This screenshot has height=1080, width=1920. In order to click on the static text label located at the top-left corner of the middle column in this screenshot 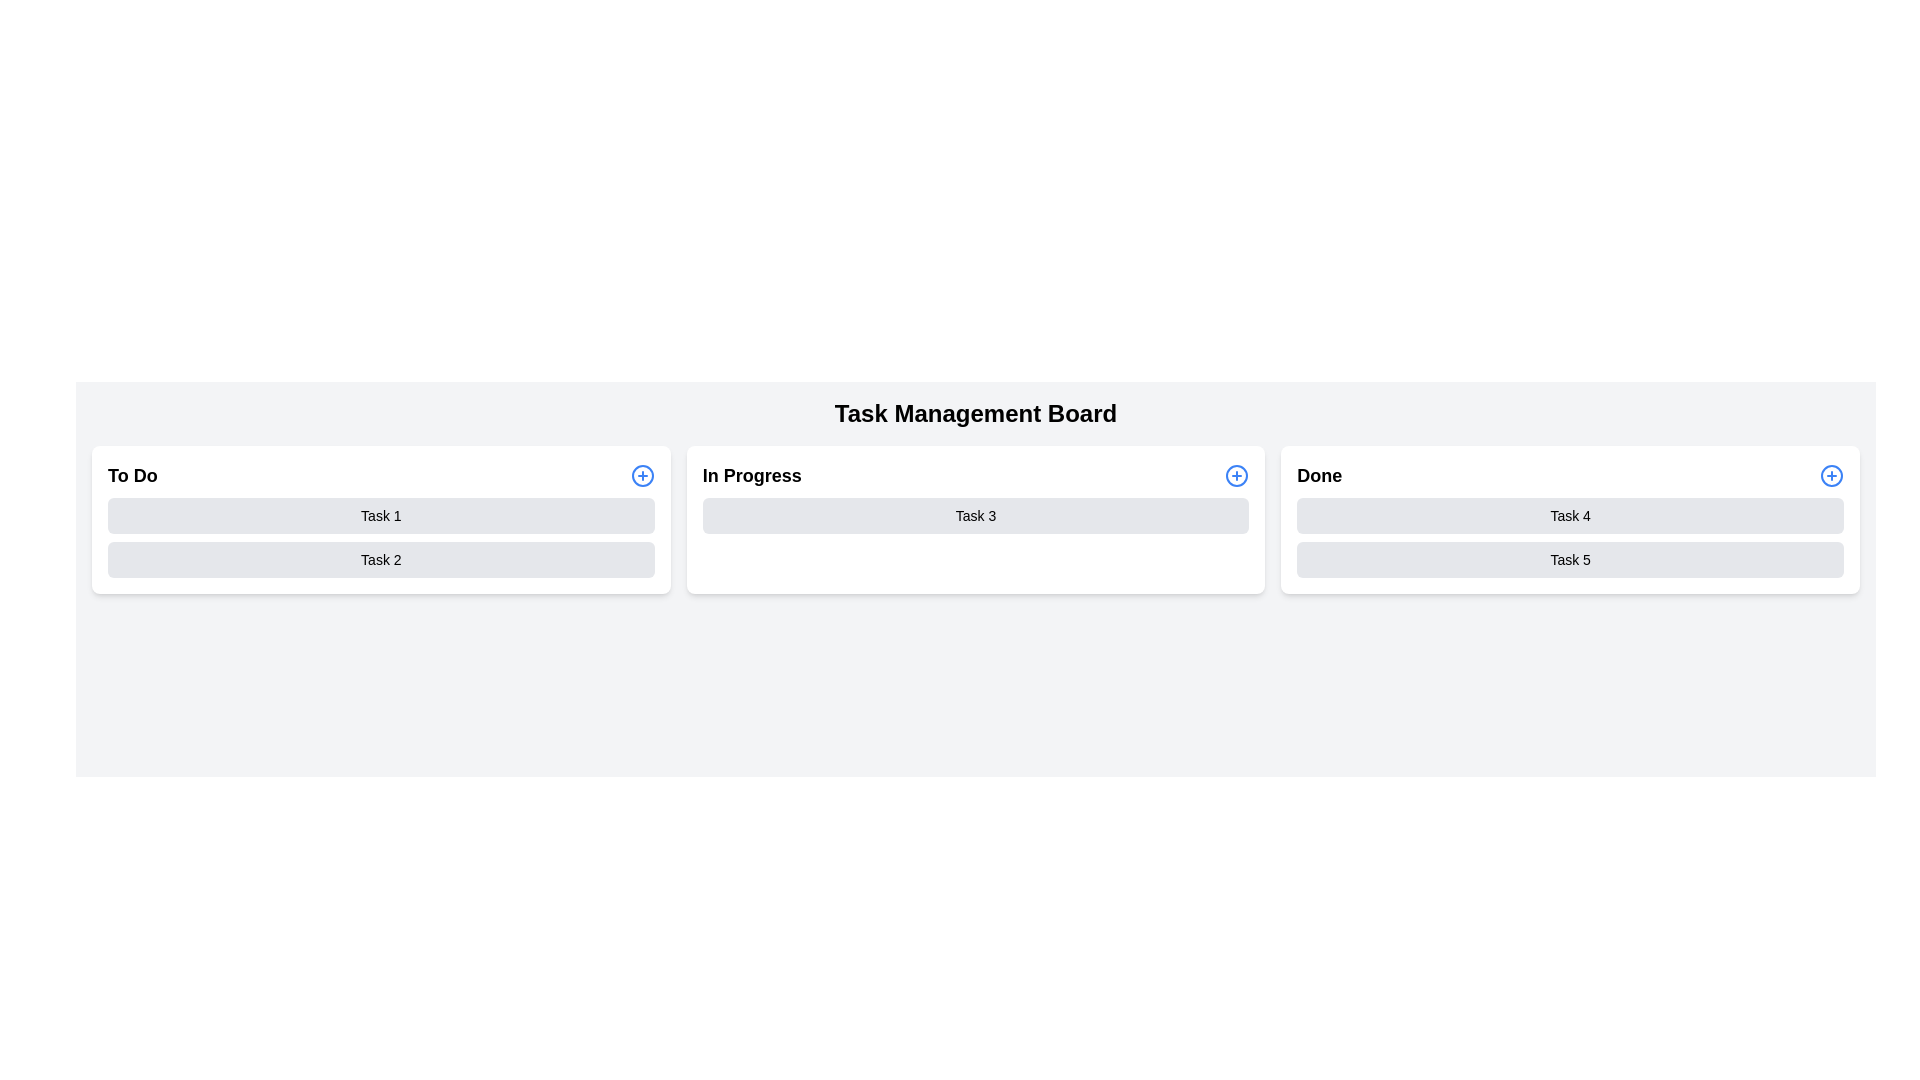, I will do `click(751, 475)`.